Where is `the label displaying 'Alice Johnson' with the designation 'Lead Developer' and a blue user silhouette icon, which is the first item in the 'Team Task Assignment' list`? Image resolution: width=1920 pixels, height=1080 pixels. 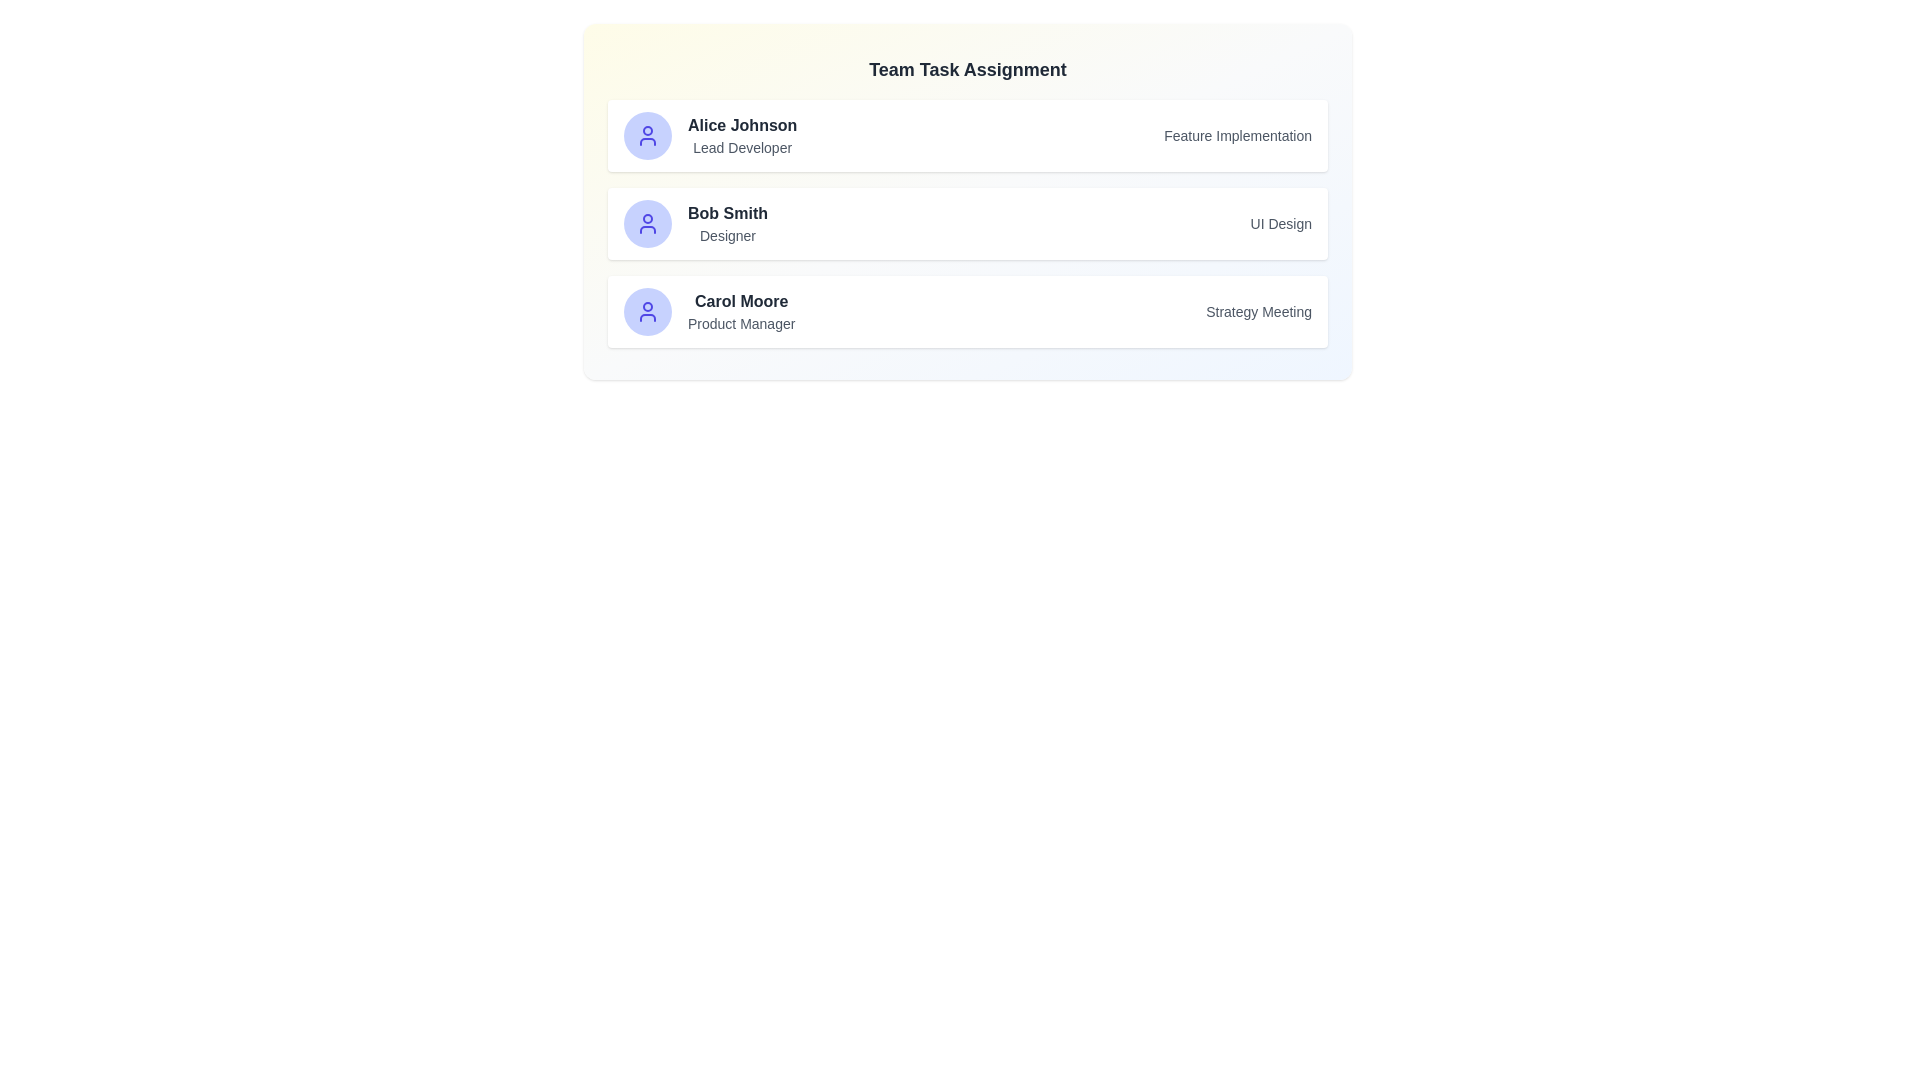 the label displaying 'Alice Johnson' with the designation 'Lead Developer' and a blue user silhouette icon, which is the first item in the 'Team Task Assignment' list is located at coordinates (710, 135).